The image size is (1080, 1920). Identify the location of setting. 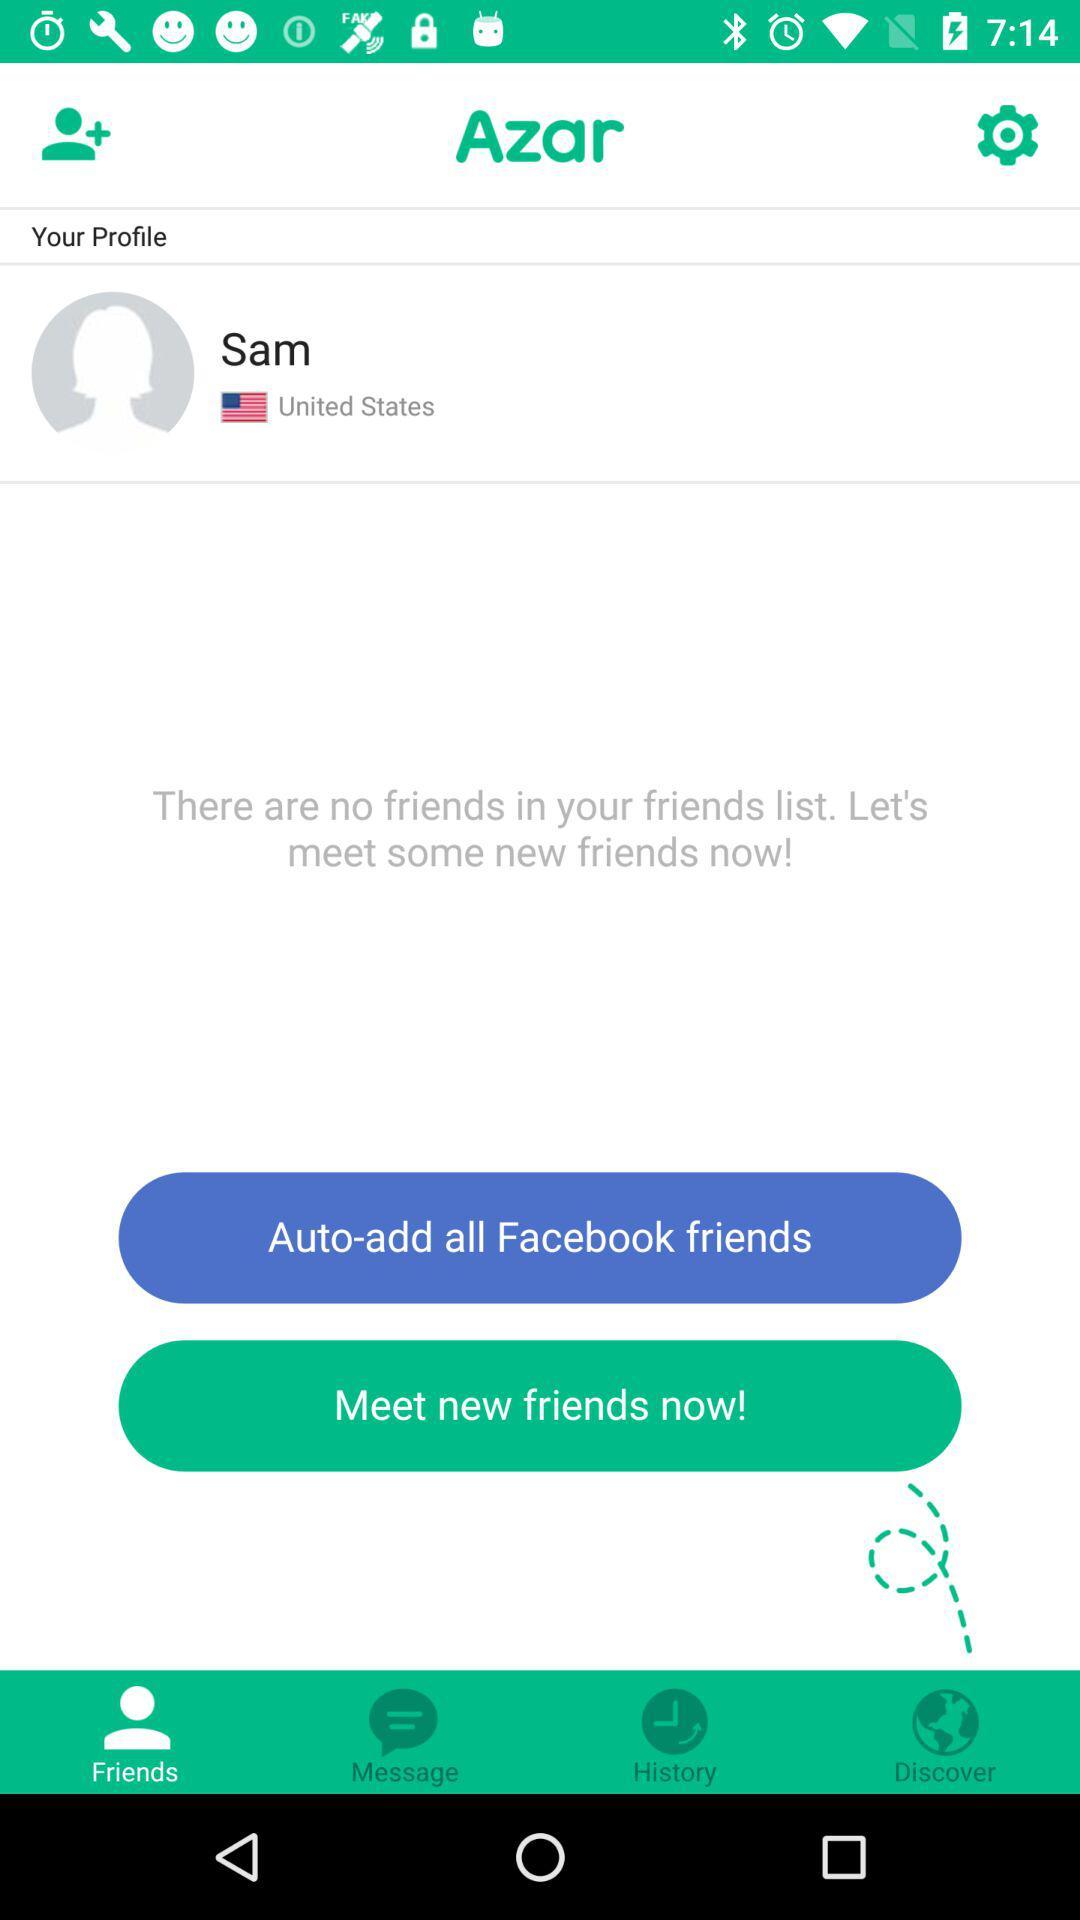
(1006, 135).